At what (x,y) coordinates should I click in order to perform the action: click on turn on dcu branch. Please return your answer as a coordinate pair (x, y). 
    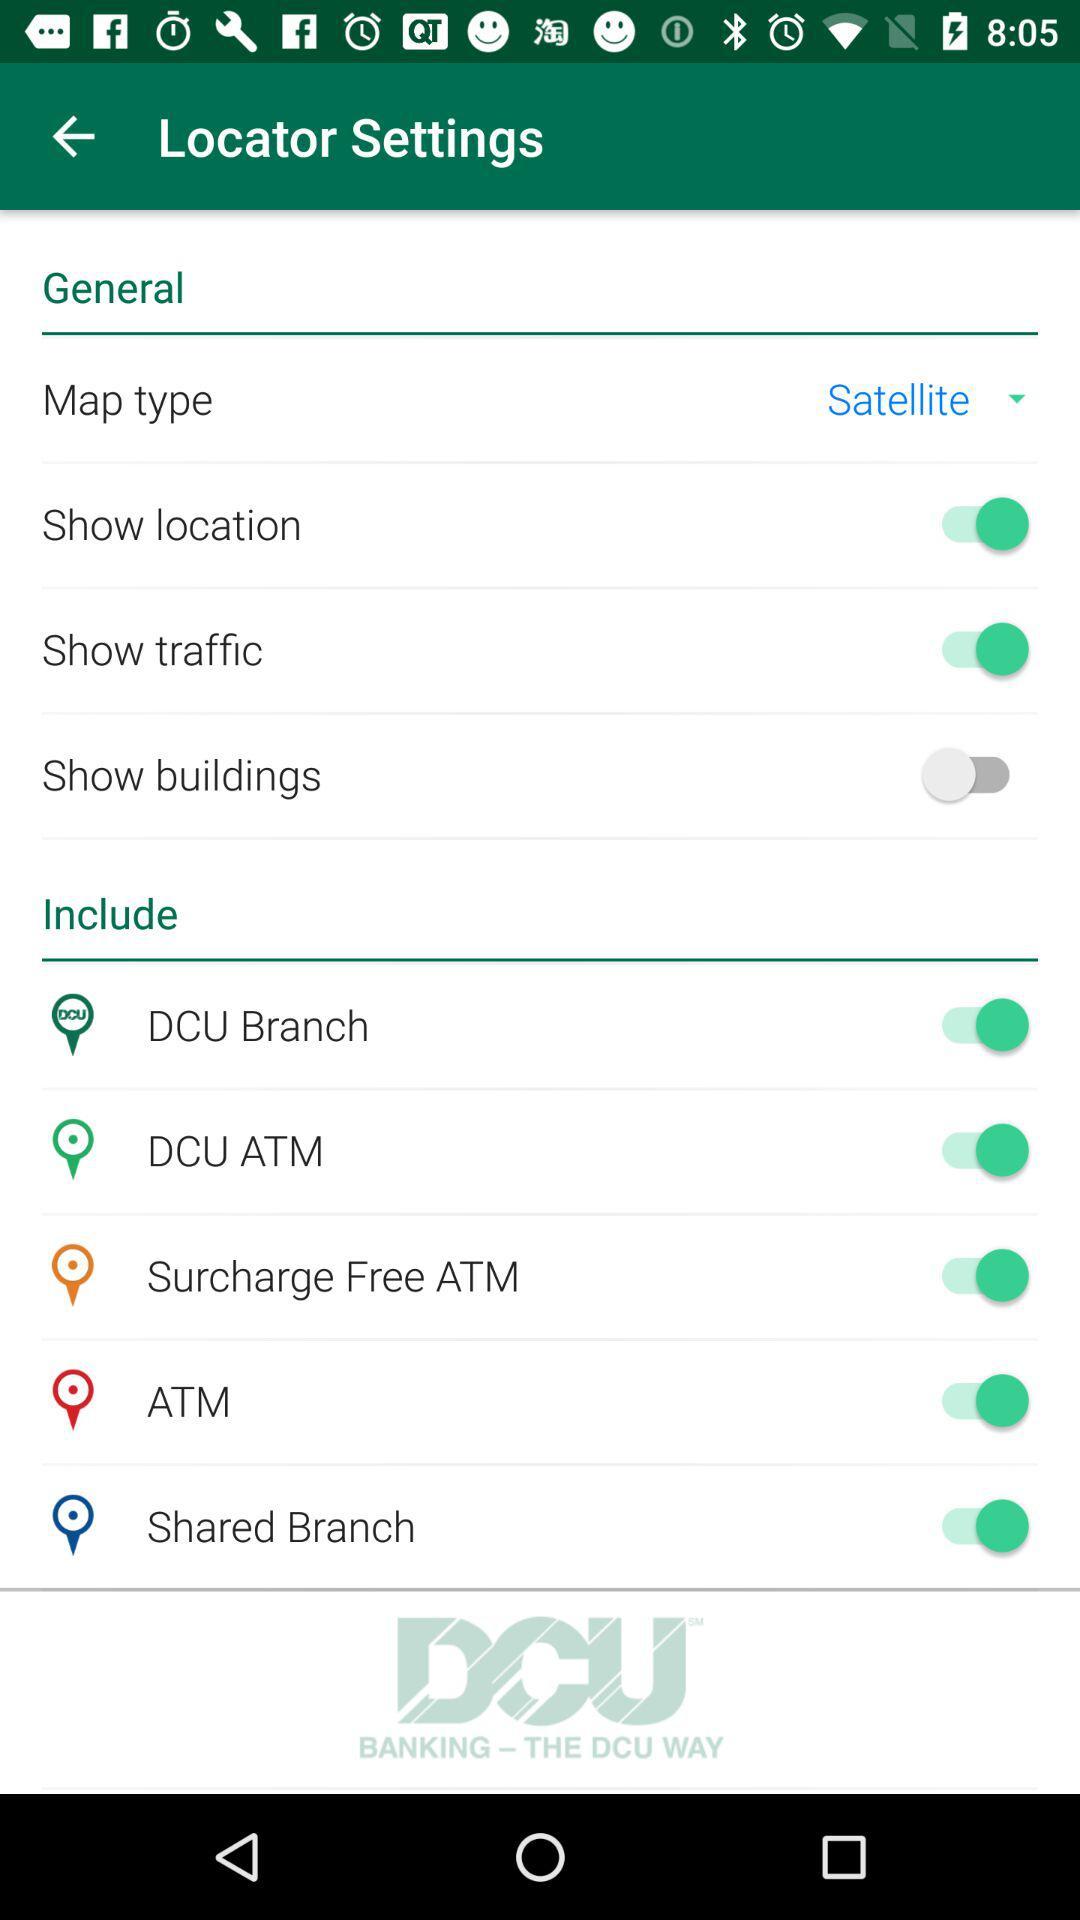
    Looking at the image, I should click on (974, 1024).